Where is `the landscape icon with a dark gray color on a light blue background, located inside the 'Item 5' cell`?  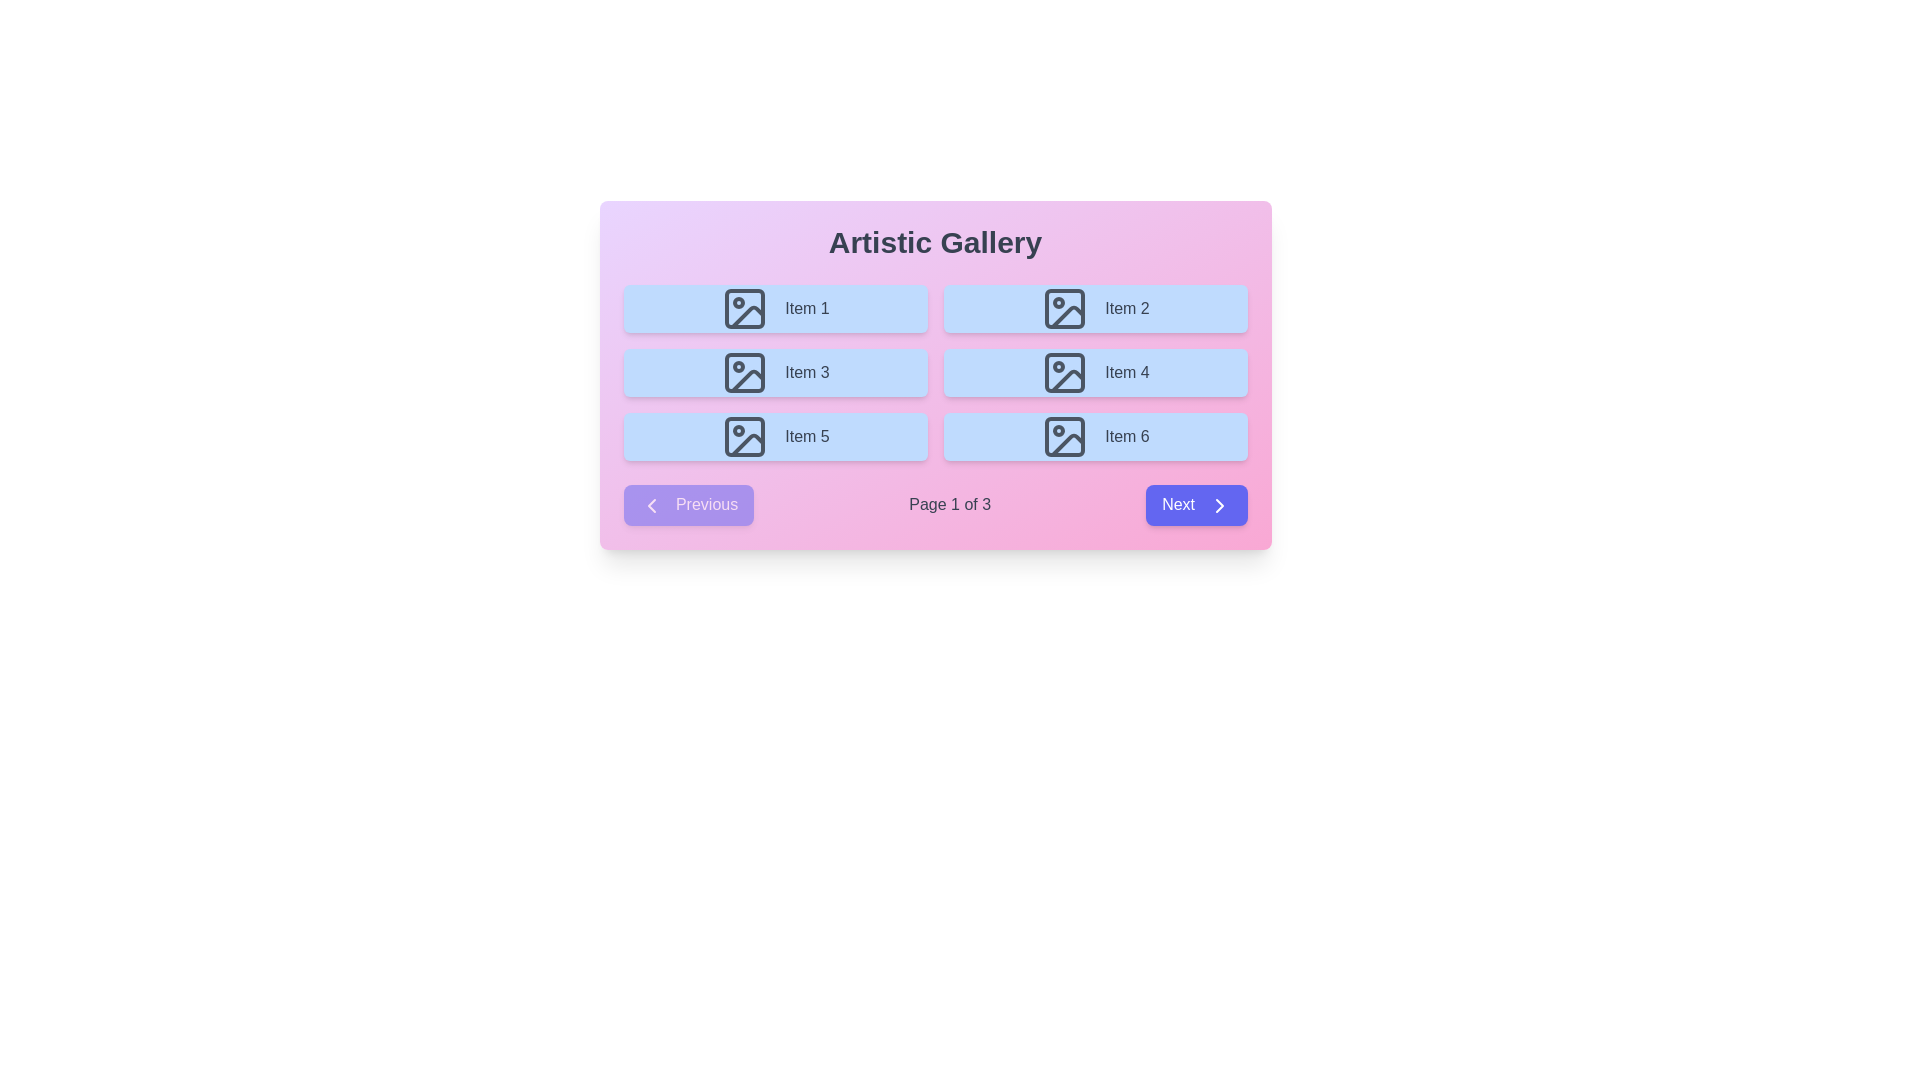 the landscape icon with a dark gray color on a light blue background, located inside the 'Item 5' cell is located at coordinates (744, 435).